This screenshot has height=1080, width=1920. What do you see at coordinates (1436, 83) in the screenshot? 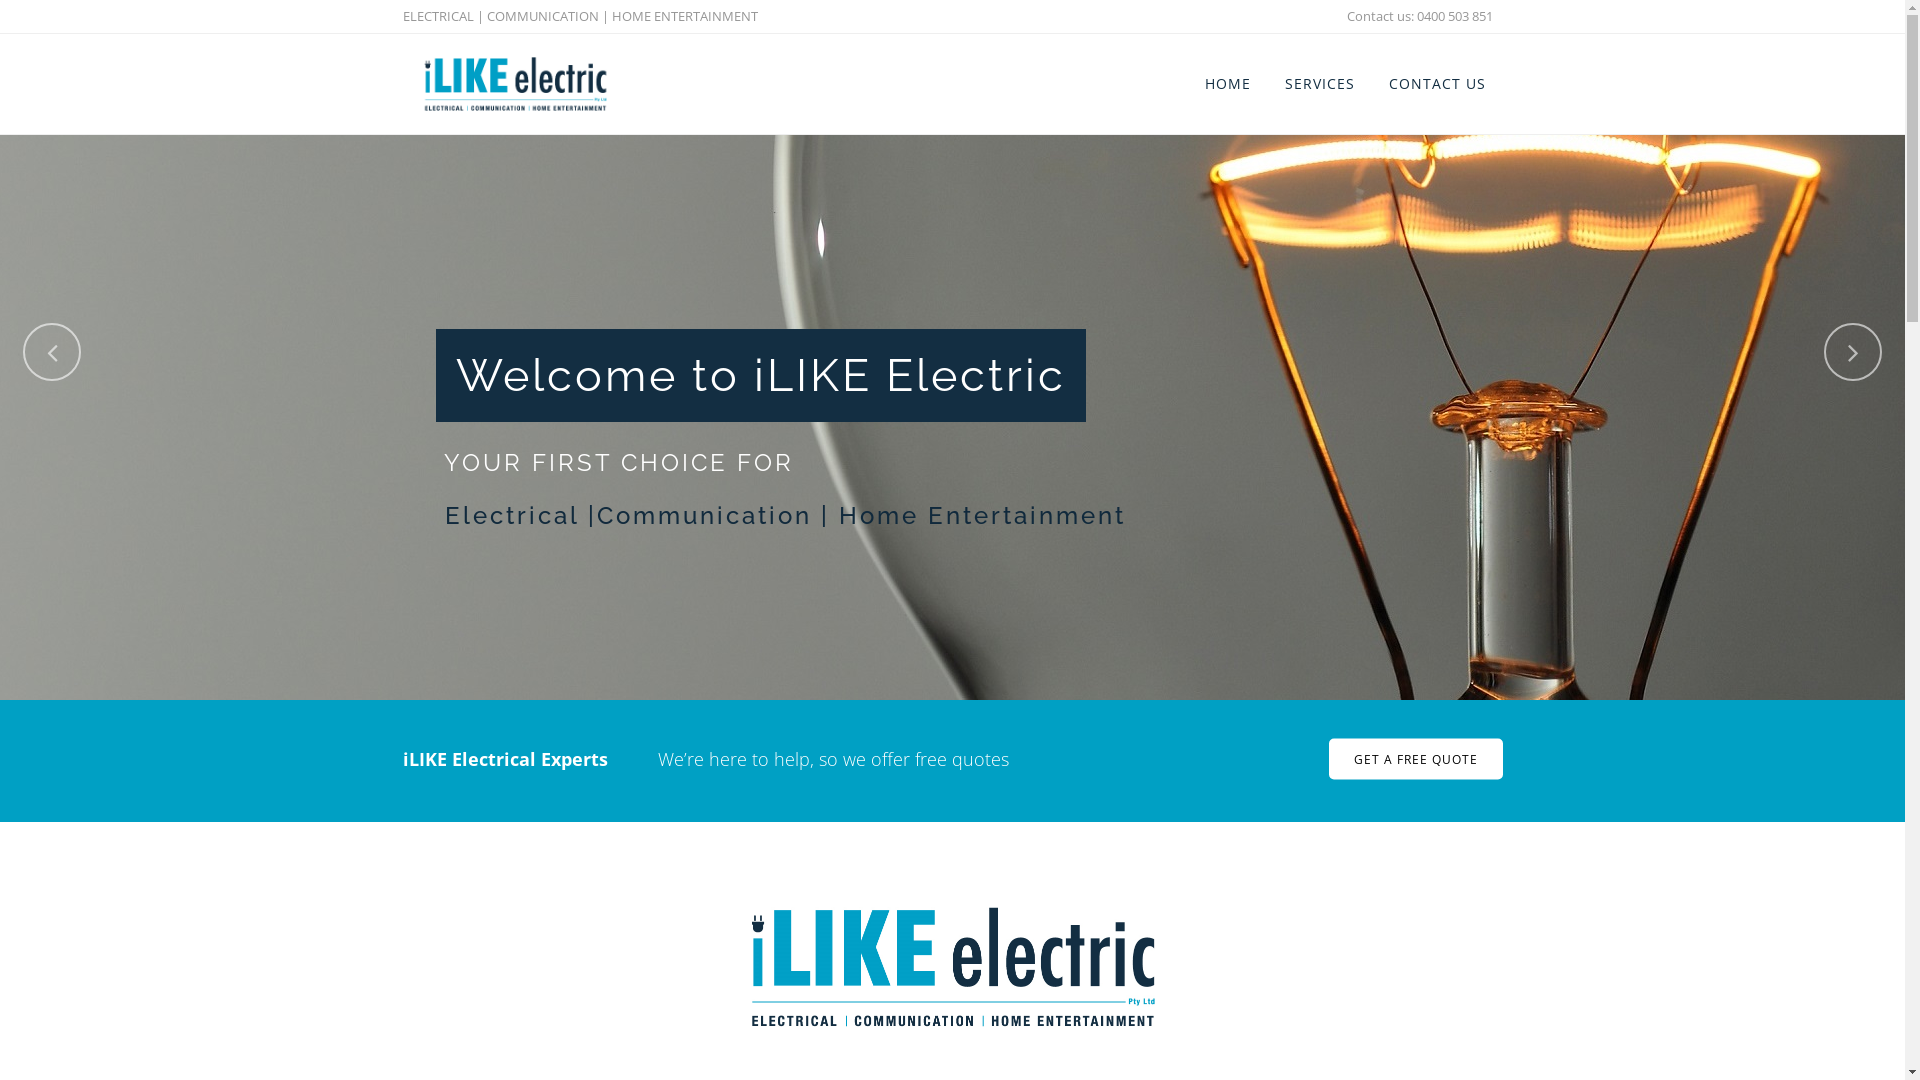
I see `'CONTACT US'` at bounding box center [1436, 83].